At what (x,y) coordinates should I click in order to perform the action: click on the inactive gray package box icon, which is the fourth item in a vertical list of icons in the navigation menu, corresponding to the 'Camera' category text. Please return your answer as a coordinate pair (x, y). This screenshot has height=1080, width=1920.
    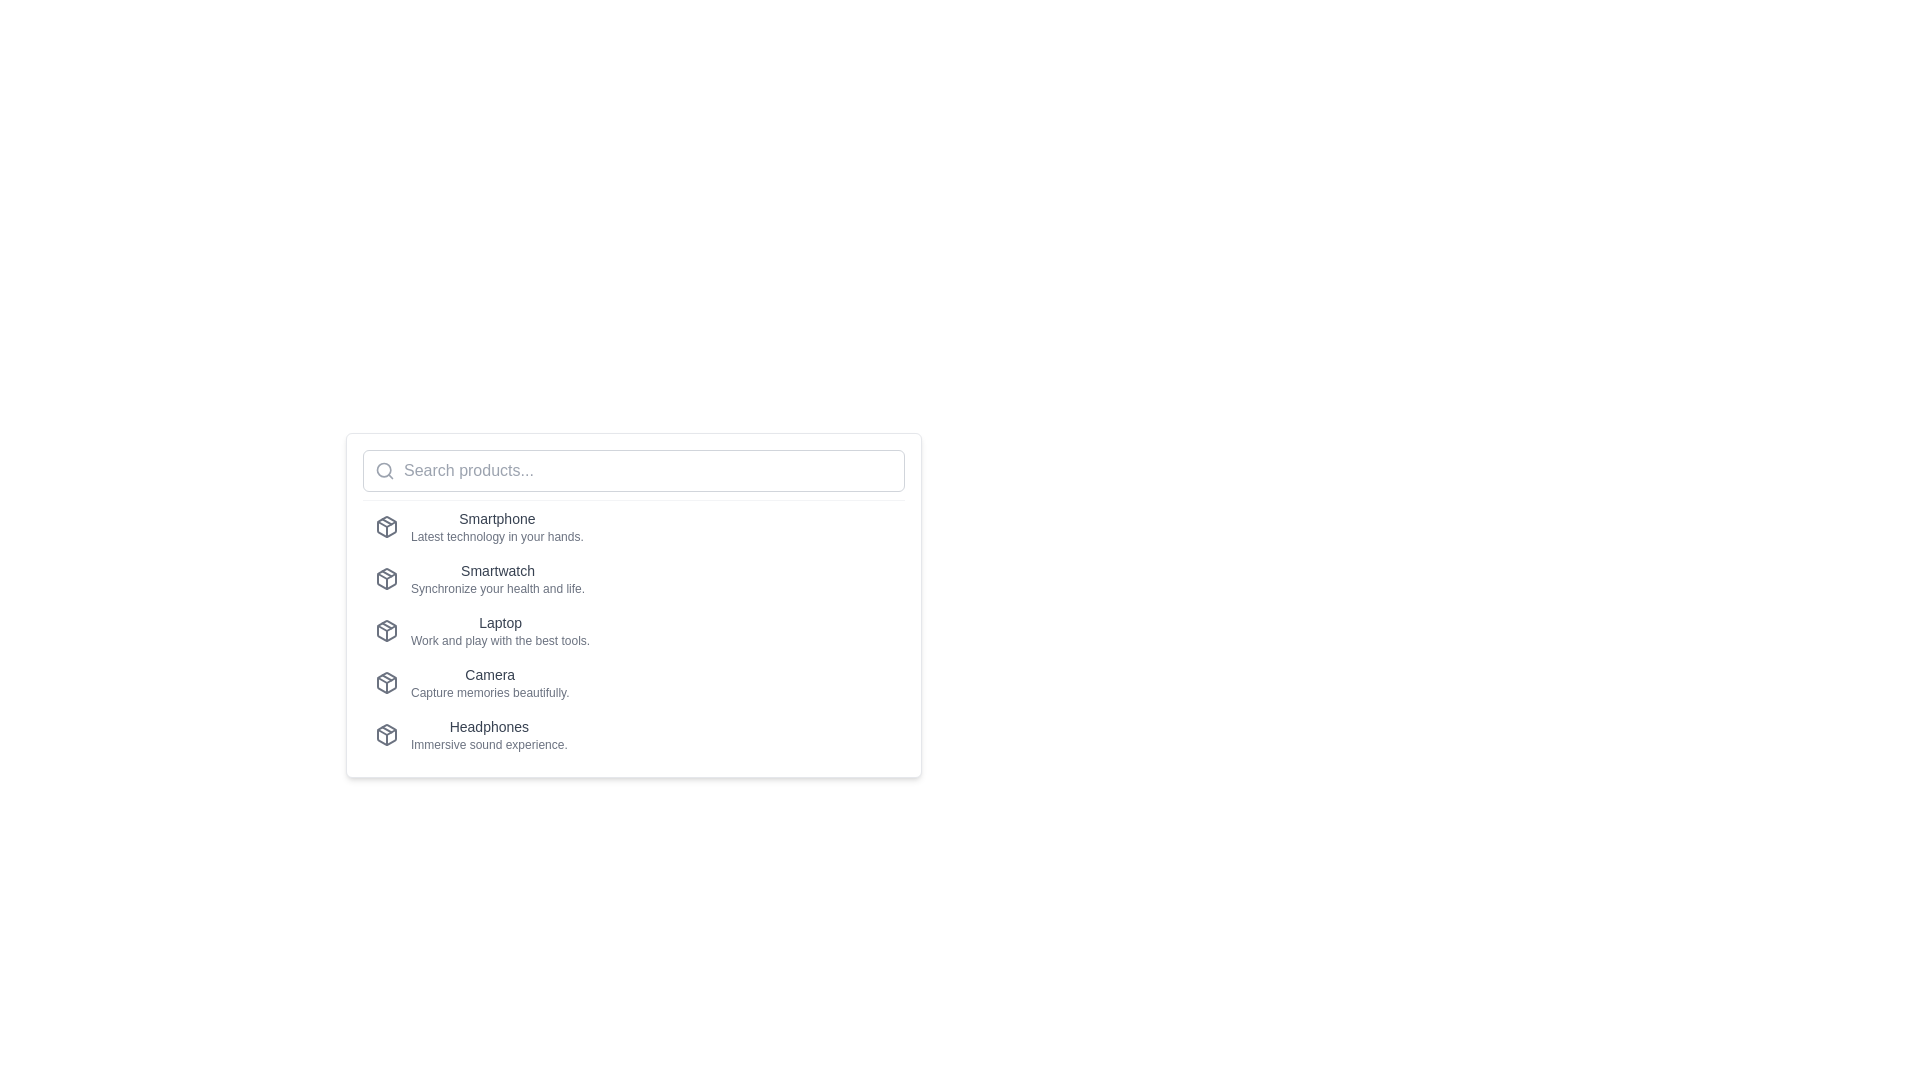
    Looking at the image, I should click on (387, 681).